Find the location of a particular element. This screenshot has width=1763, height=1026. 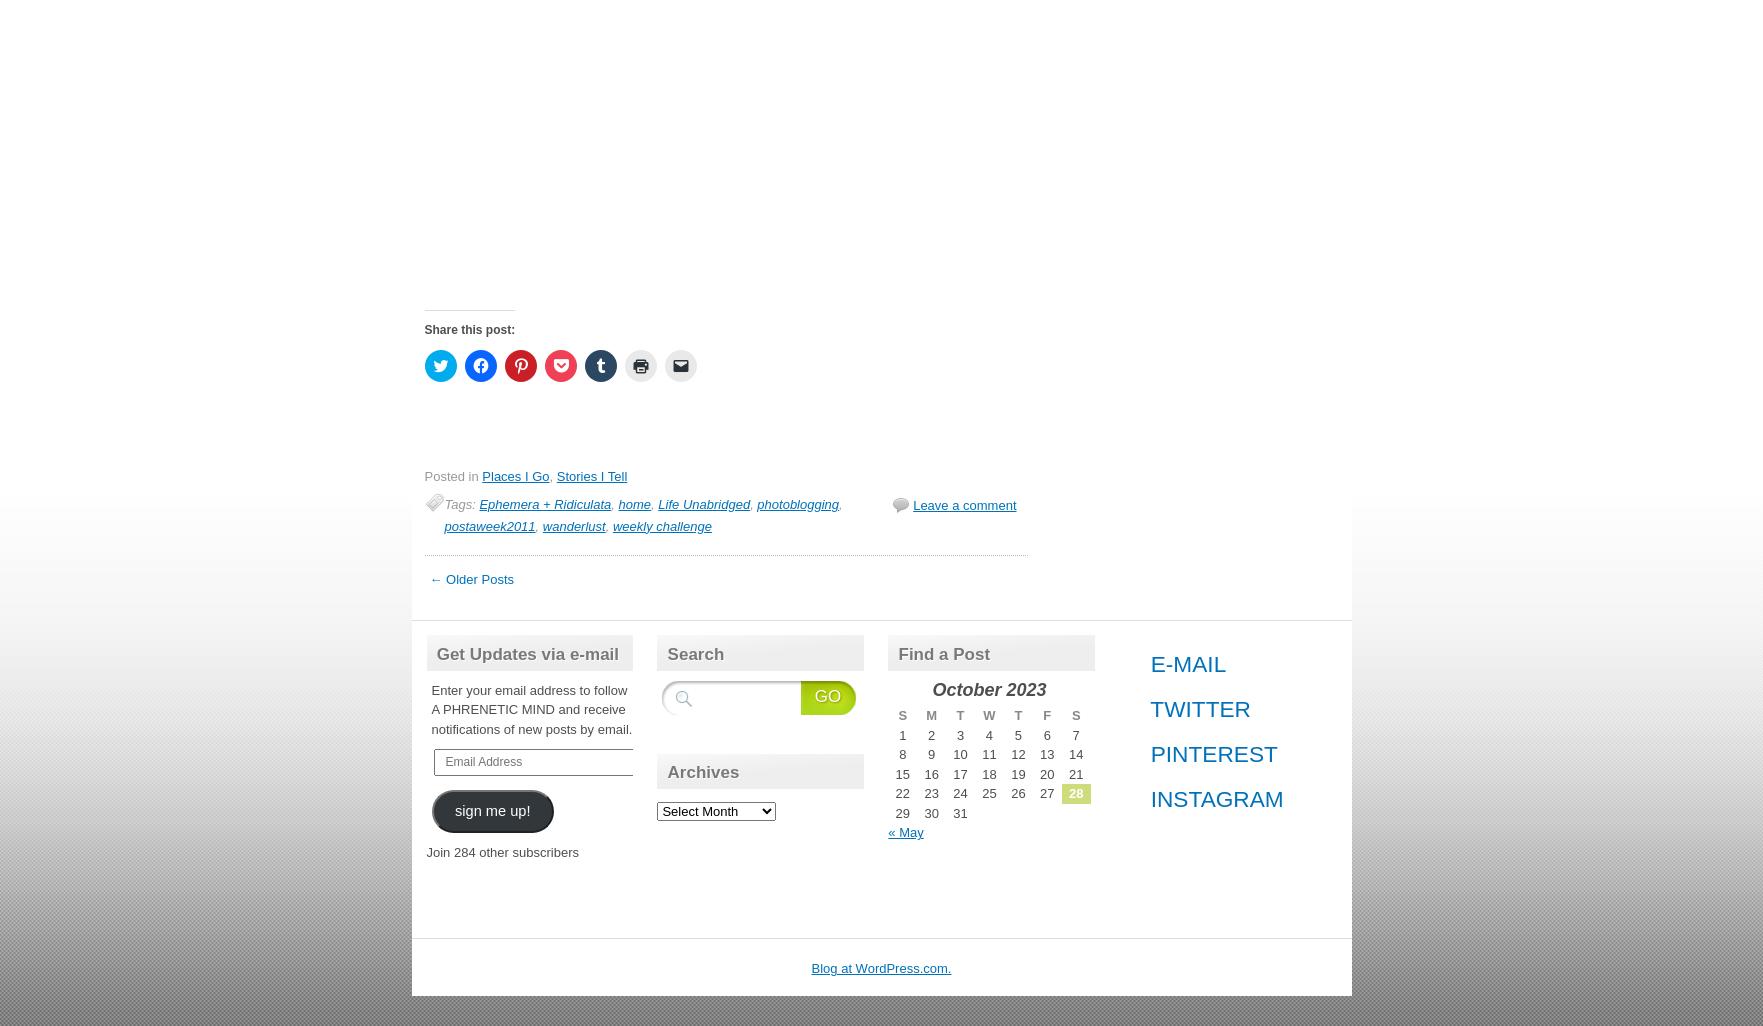

'weekly challenge' is located at coordinates (611, 525).